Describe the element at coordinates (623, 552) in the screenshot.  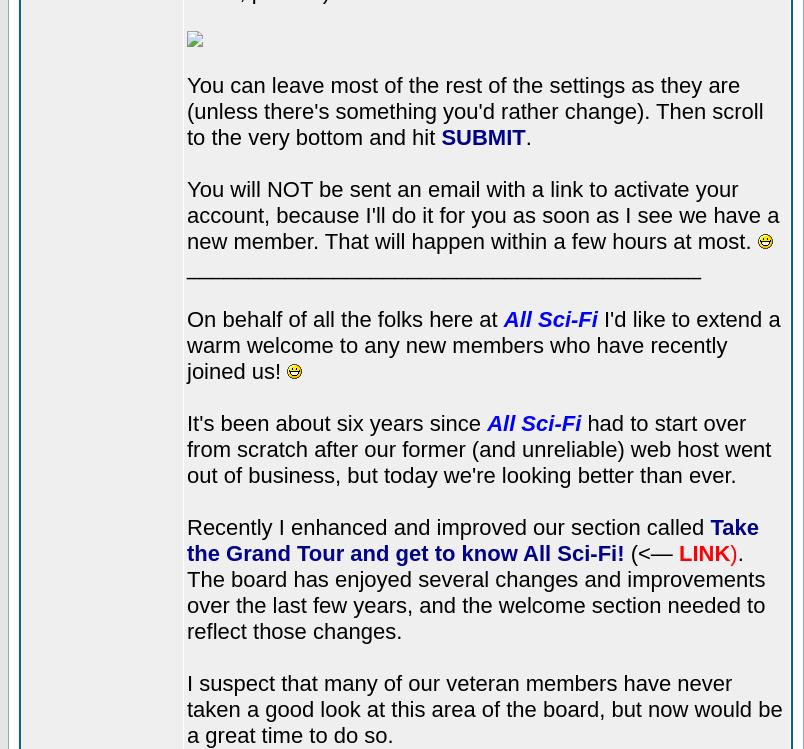
I see `'(<—'` at that location.